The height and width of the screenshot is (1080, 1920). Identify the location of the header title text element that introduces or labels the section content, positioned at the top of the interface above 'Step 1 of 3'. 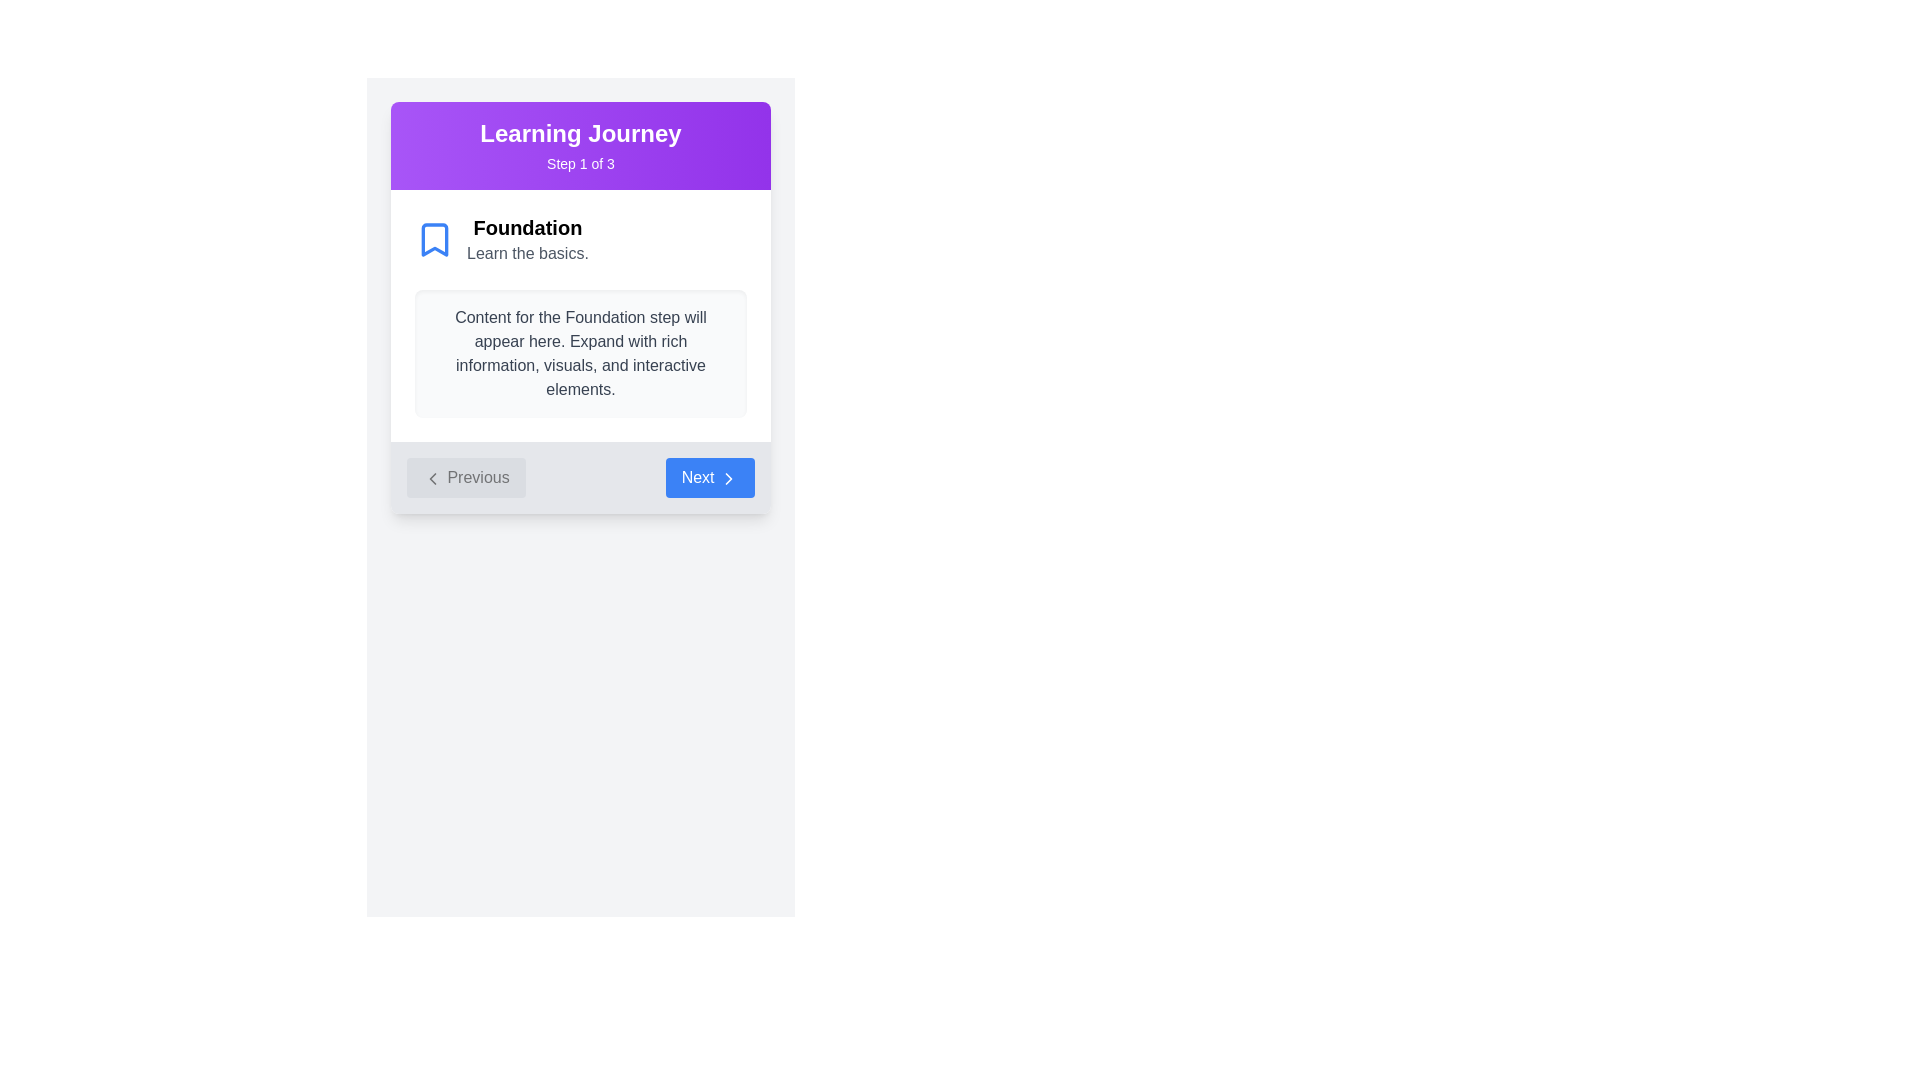
(579, 134).